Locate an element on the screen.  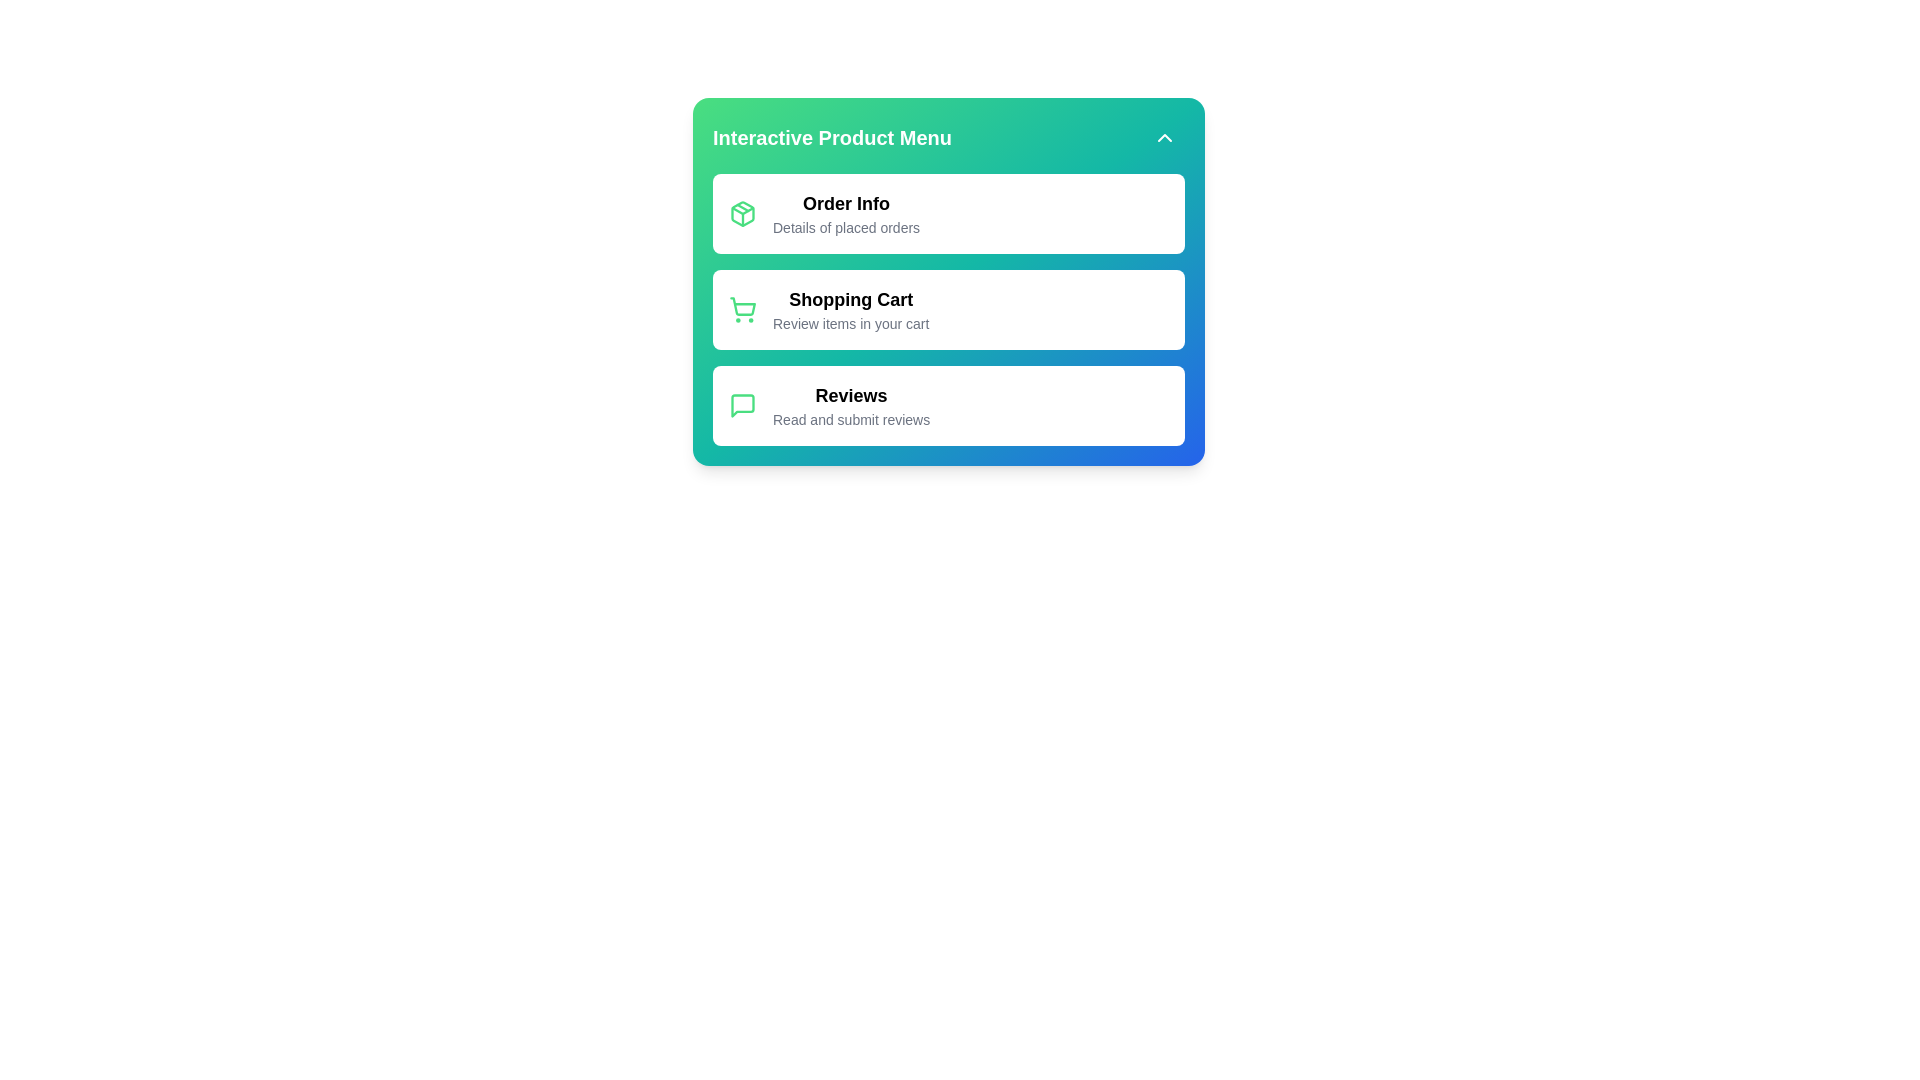
button at the top-right corner of the menu to toggle its visibility is located at coordinates (1165, 137).